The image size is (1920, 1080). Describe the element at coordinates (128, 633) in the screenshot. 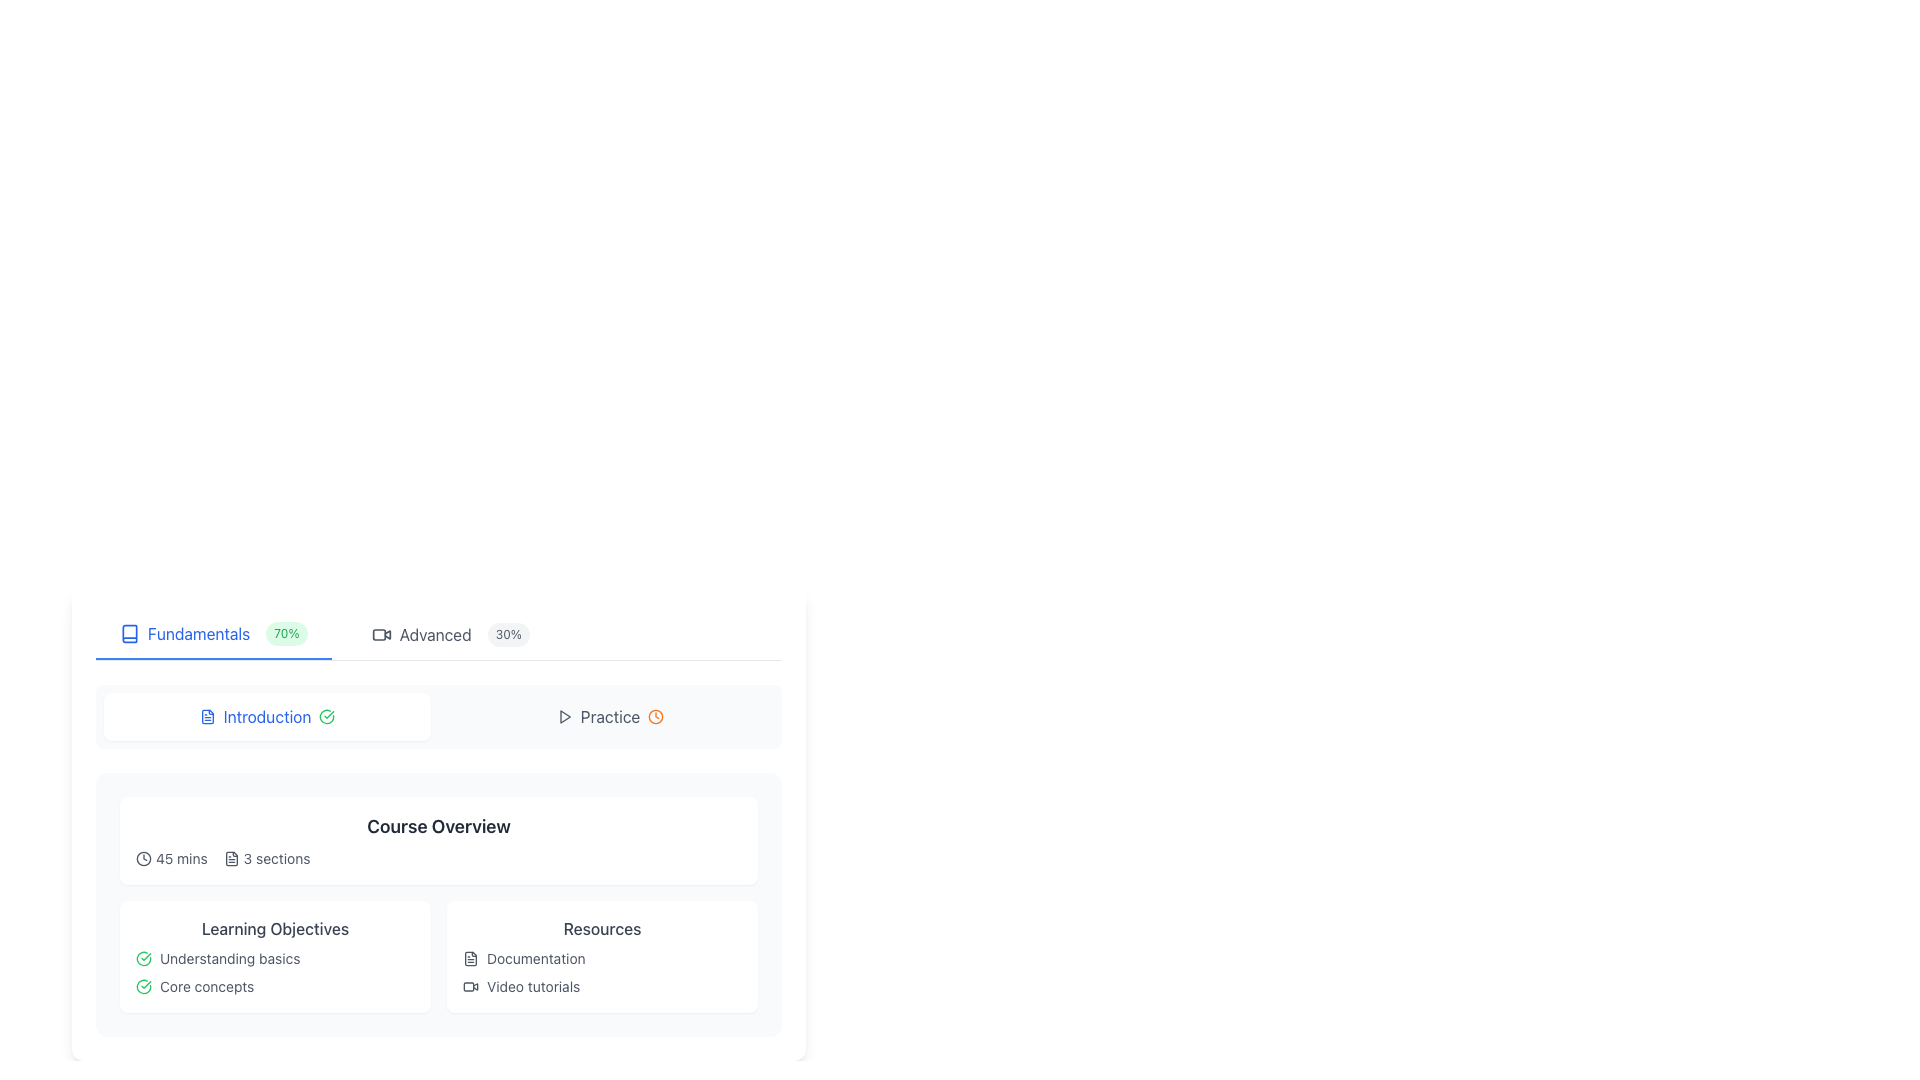

I see `the small red stylized book icon located next to the 'Fundamentals' text label for additional information` at that location.